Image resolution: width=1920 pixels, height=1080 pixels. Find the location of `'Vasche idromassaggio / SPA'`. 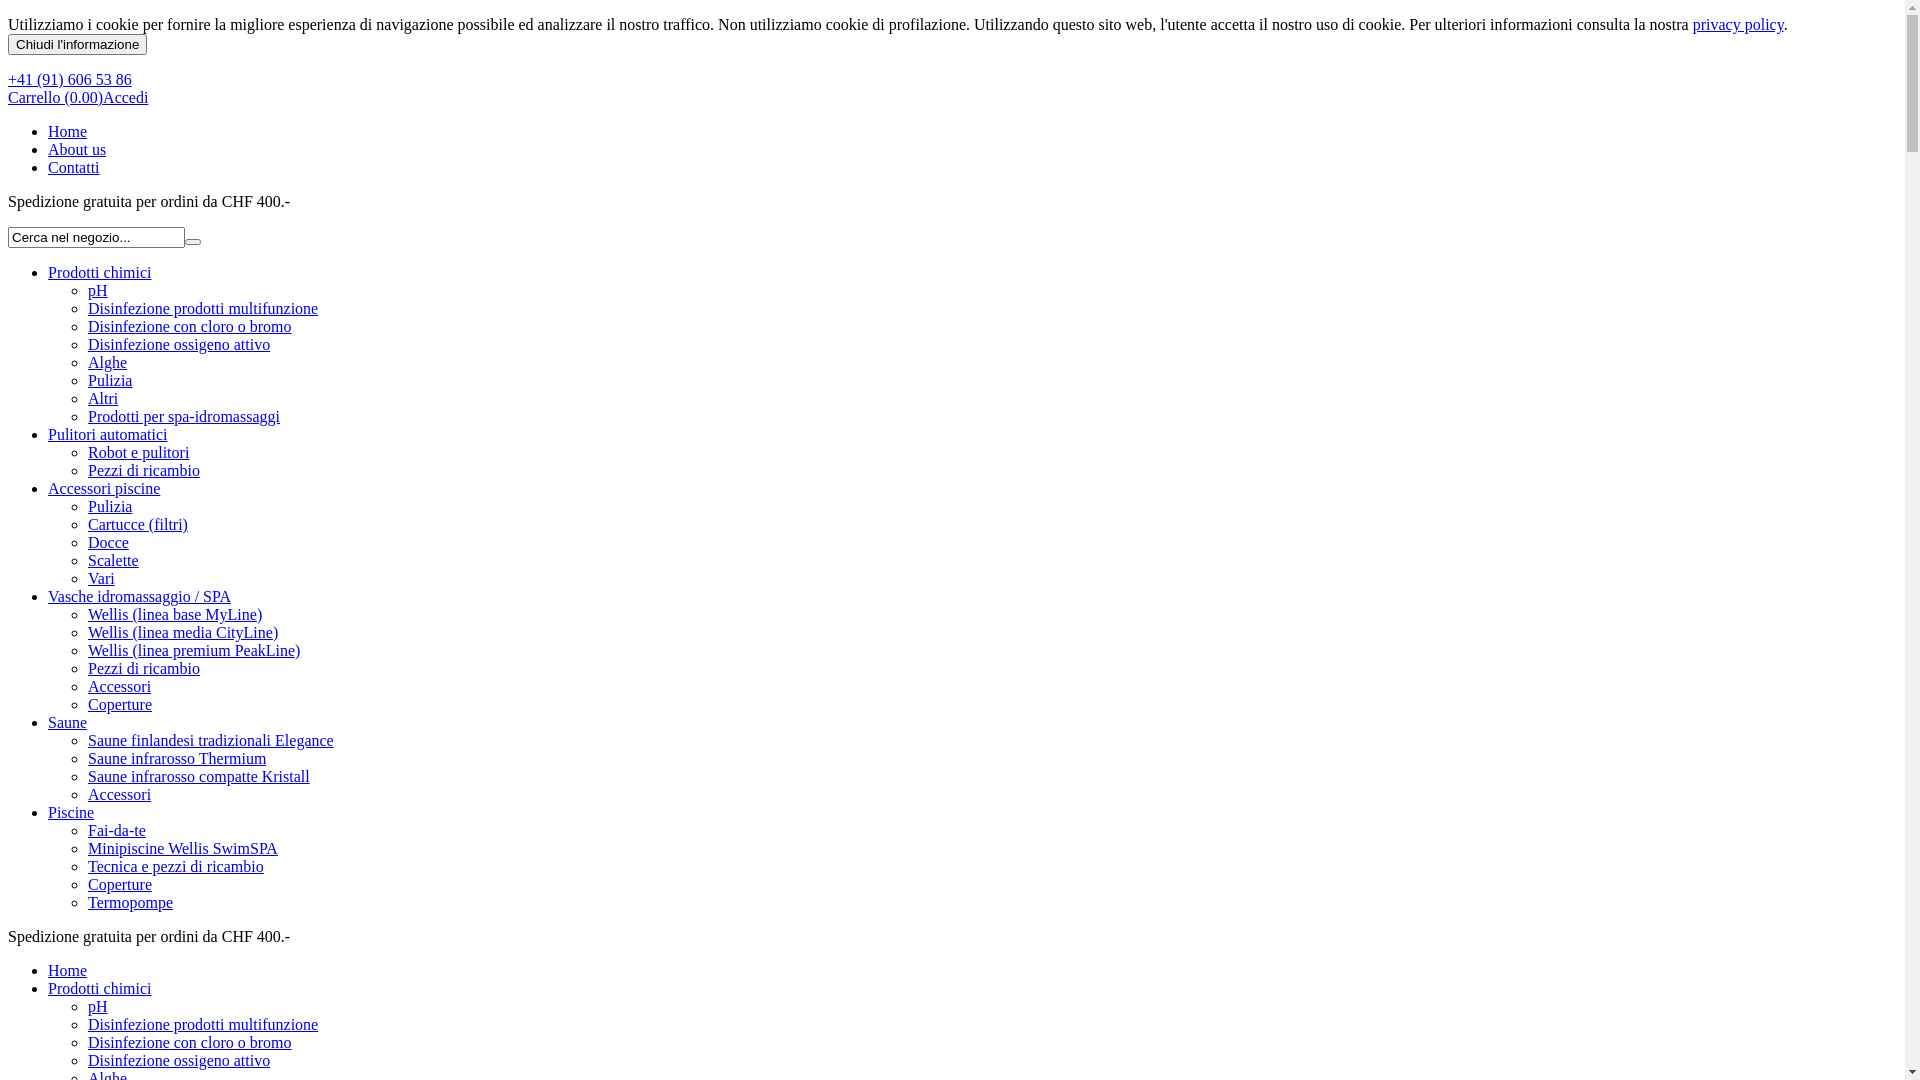

'Vasche idromassaggio / SPA' is located at coordinates (138, 595).